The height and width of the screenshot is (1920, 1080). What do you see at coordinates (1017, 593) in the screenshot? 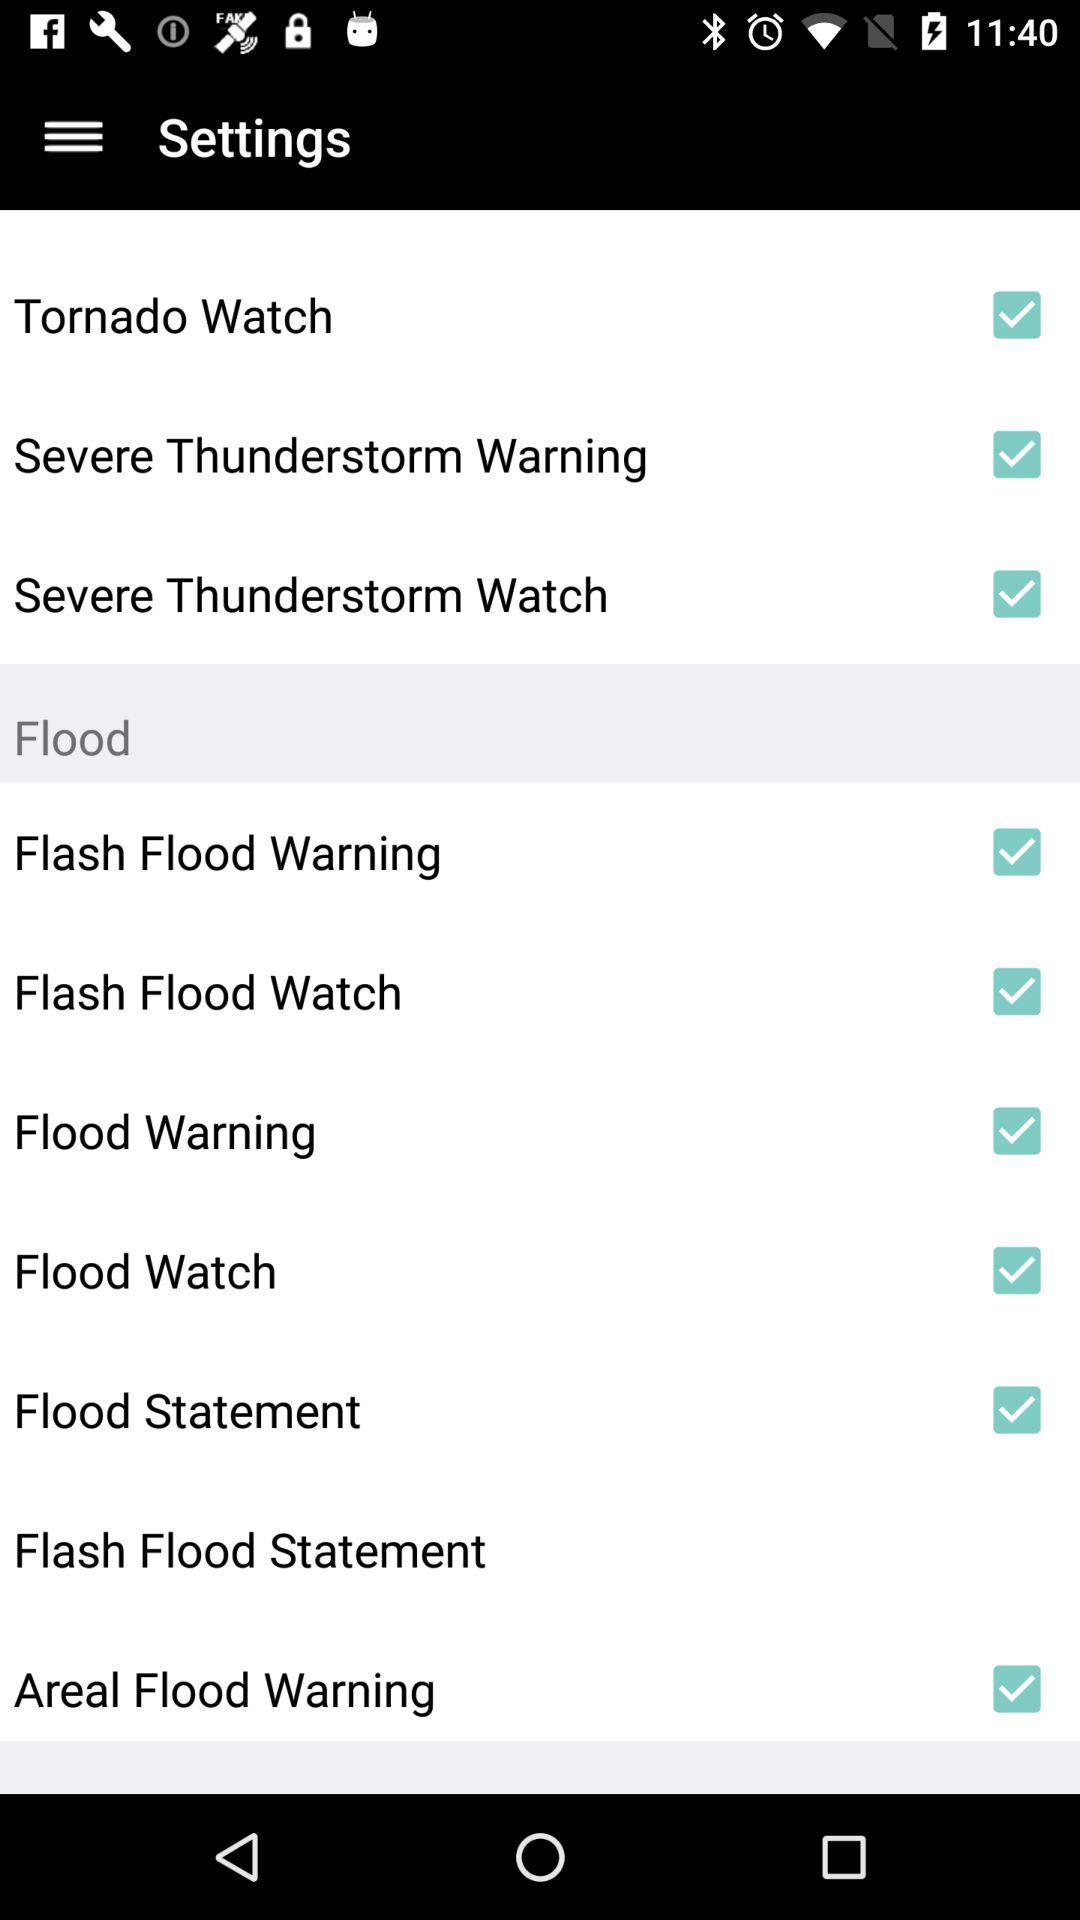
I see `the icon next to severe thunderstorm watch icon` at bounding box center [1017, 593].